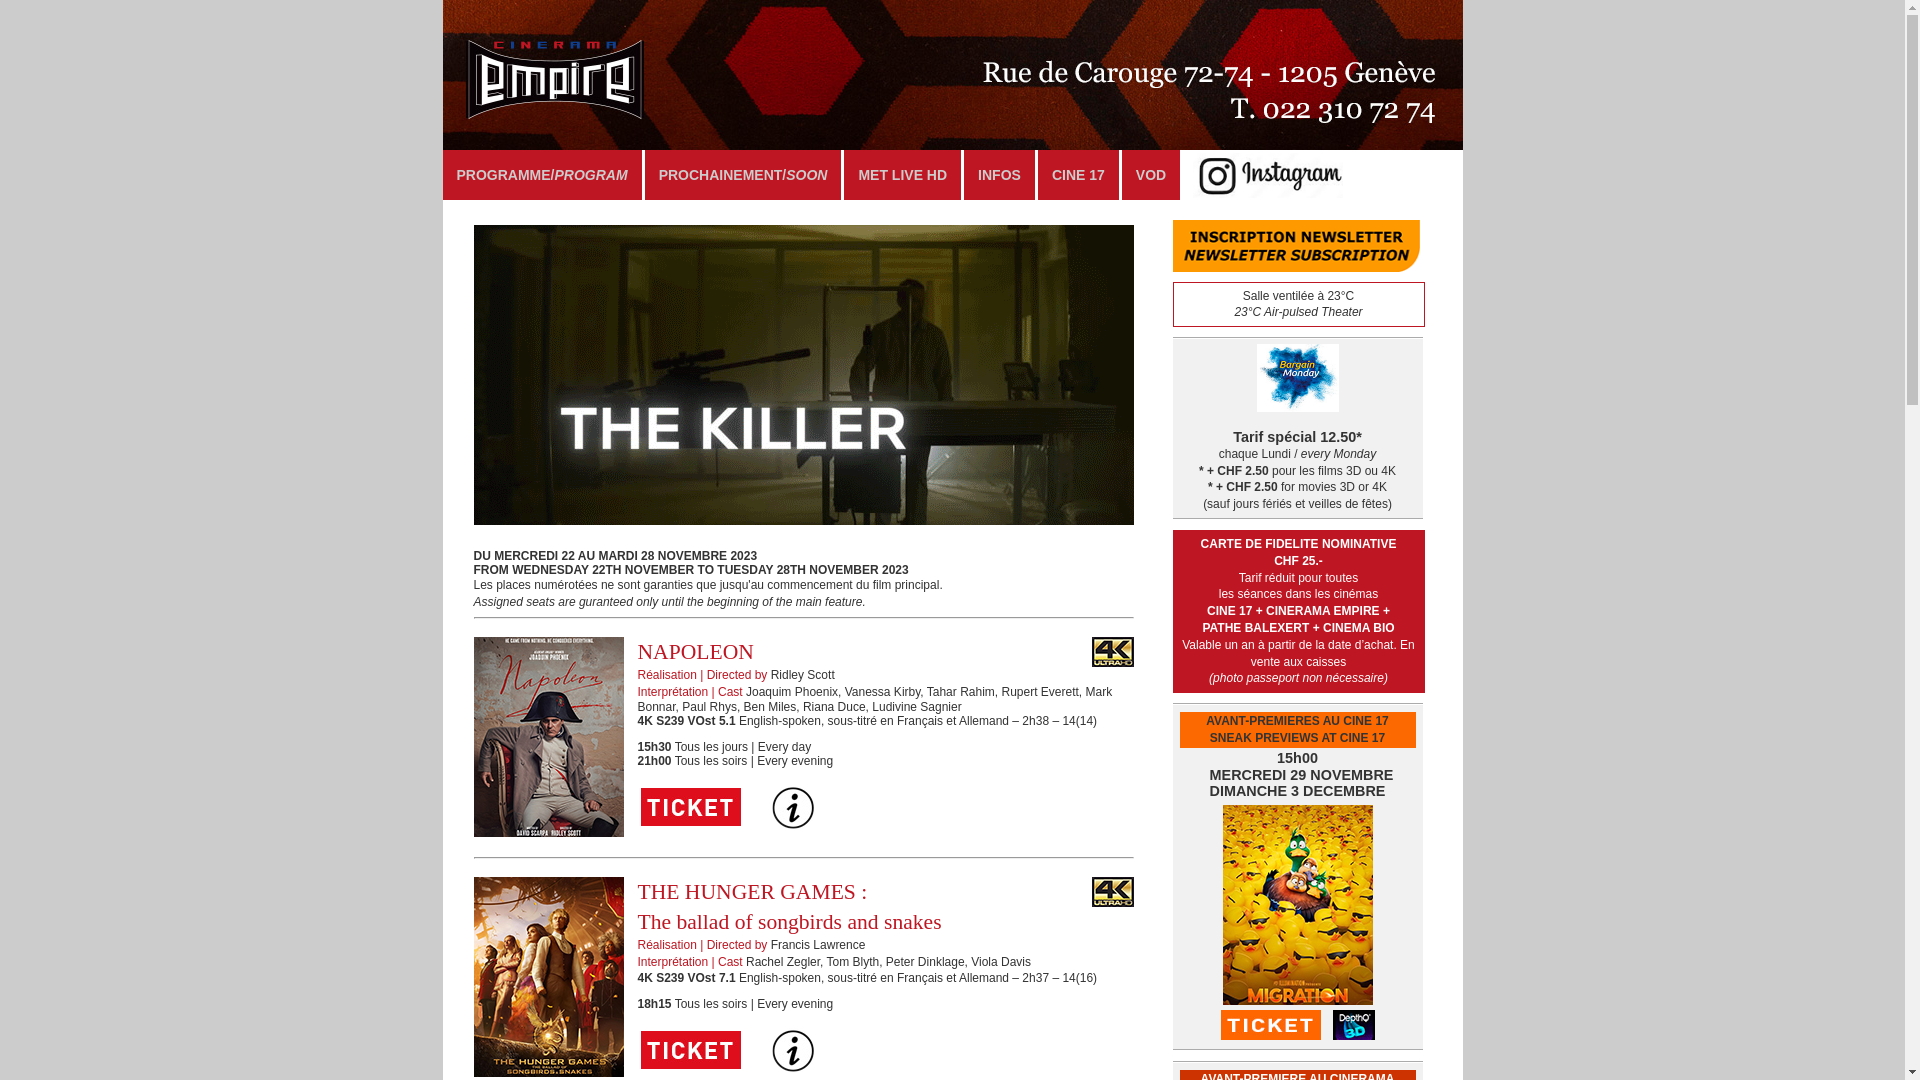 The width and height of the screenshot is (1920, 1080). Describe the element at coordinates (1151, 173) in the screenshot. I see `'VOD'` at that location.